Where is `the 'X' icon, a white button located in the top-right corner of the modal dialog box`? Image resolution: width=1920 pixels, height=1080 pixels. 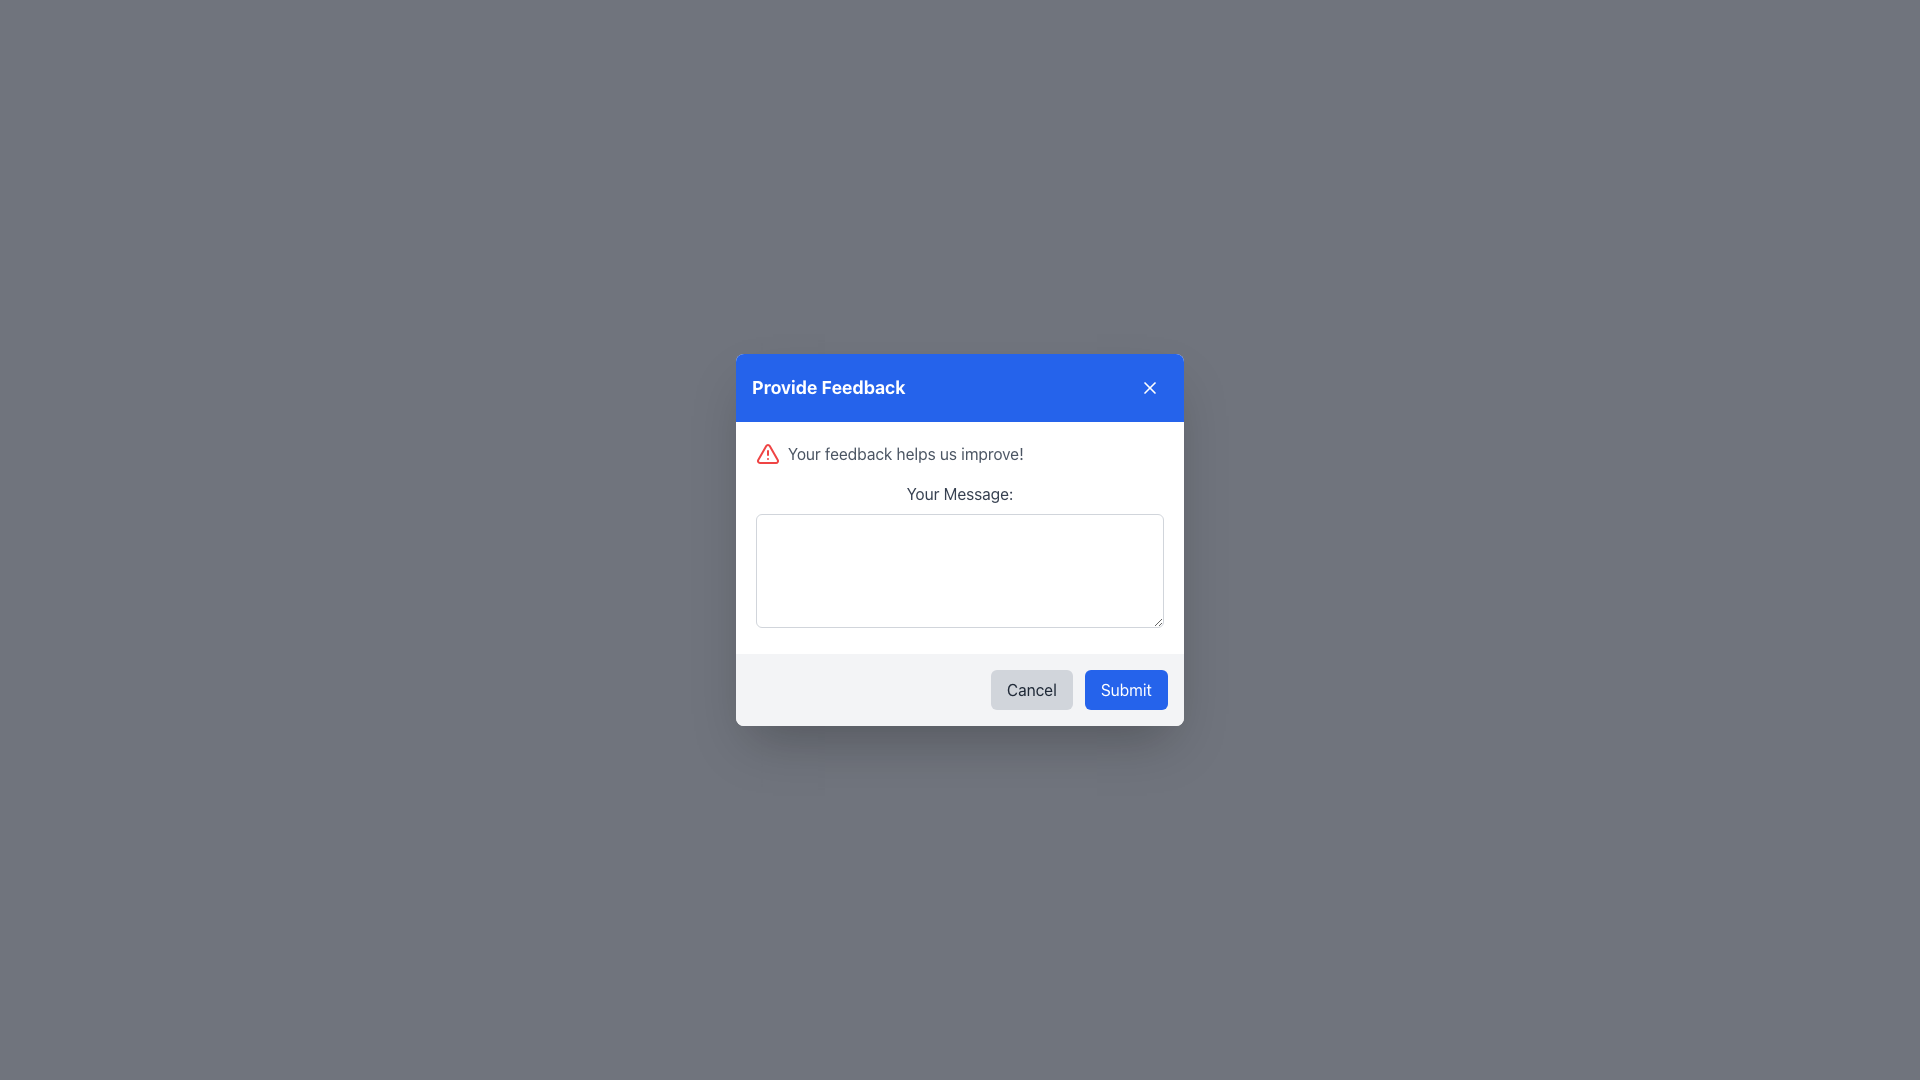
the 'X' icon, a white button located in the top-right corner of the modal dialog box is located at coordinates (1150, 388).